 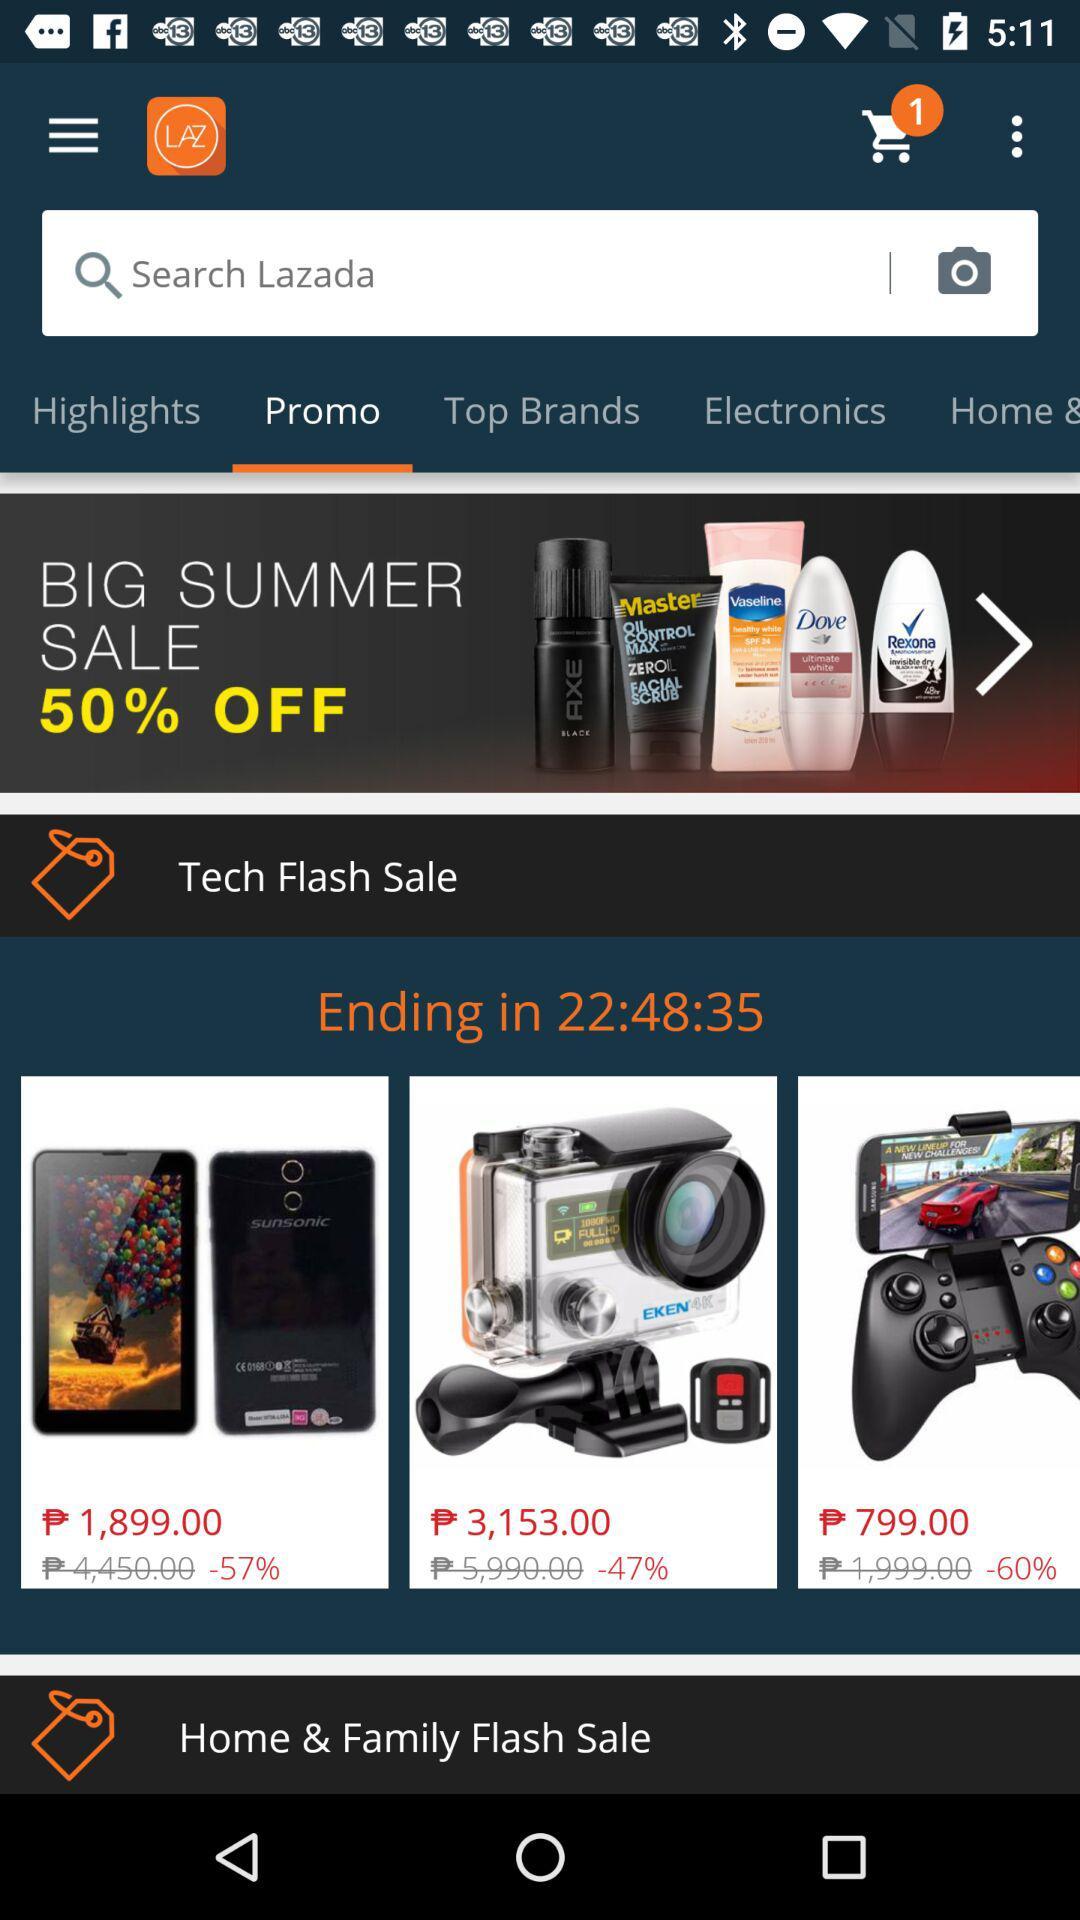 What do you see at coordinates (963, 272) in the screenshot?
I see `item above the electronics` at bounding box center [963, 272].